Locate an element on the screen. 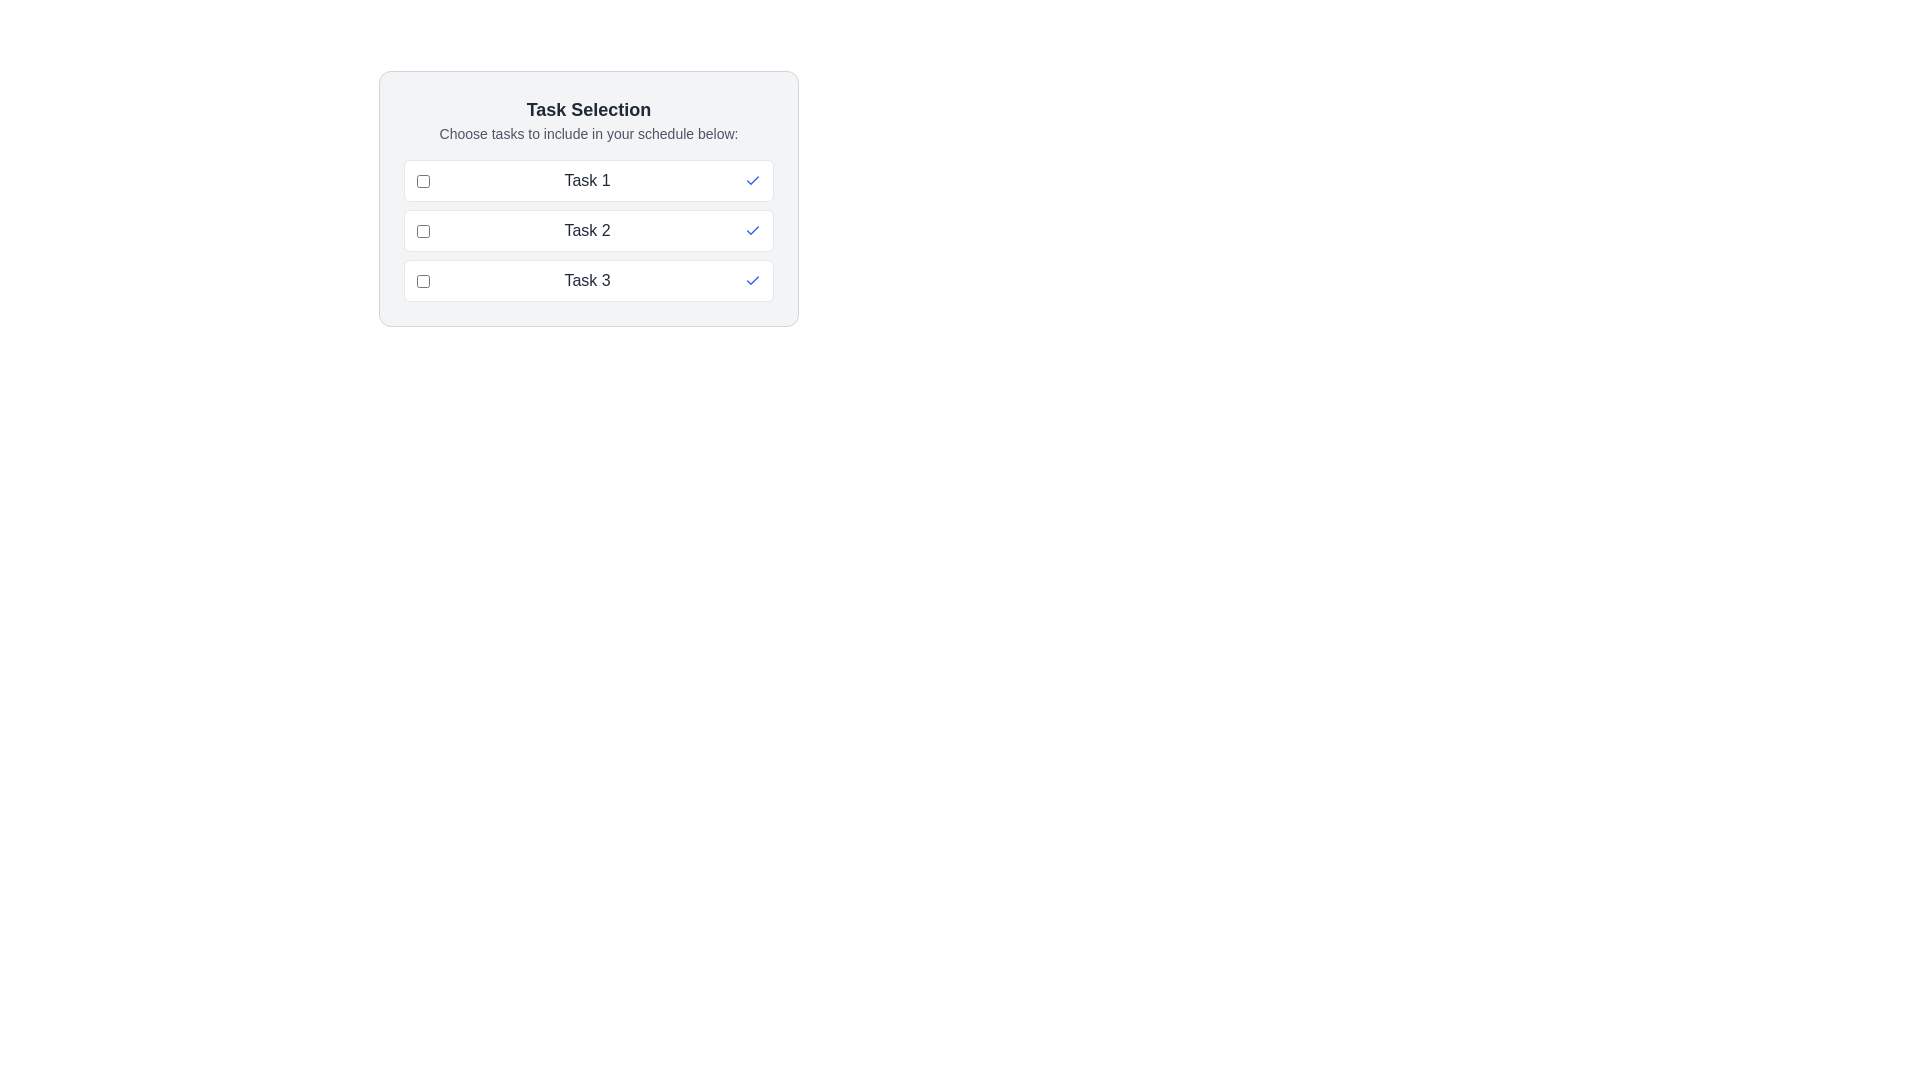 The width and height of the screenshot is (1920, 1080). text content of the Text label displaying 'Task 3', which is centrally positioned in the third row of a checklist interface is located at coordinates (586, 281).